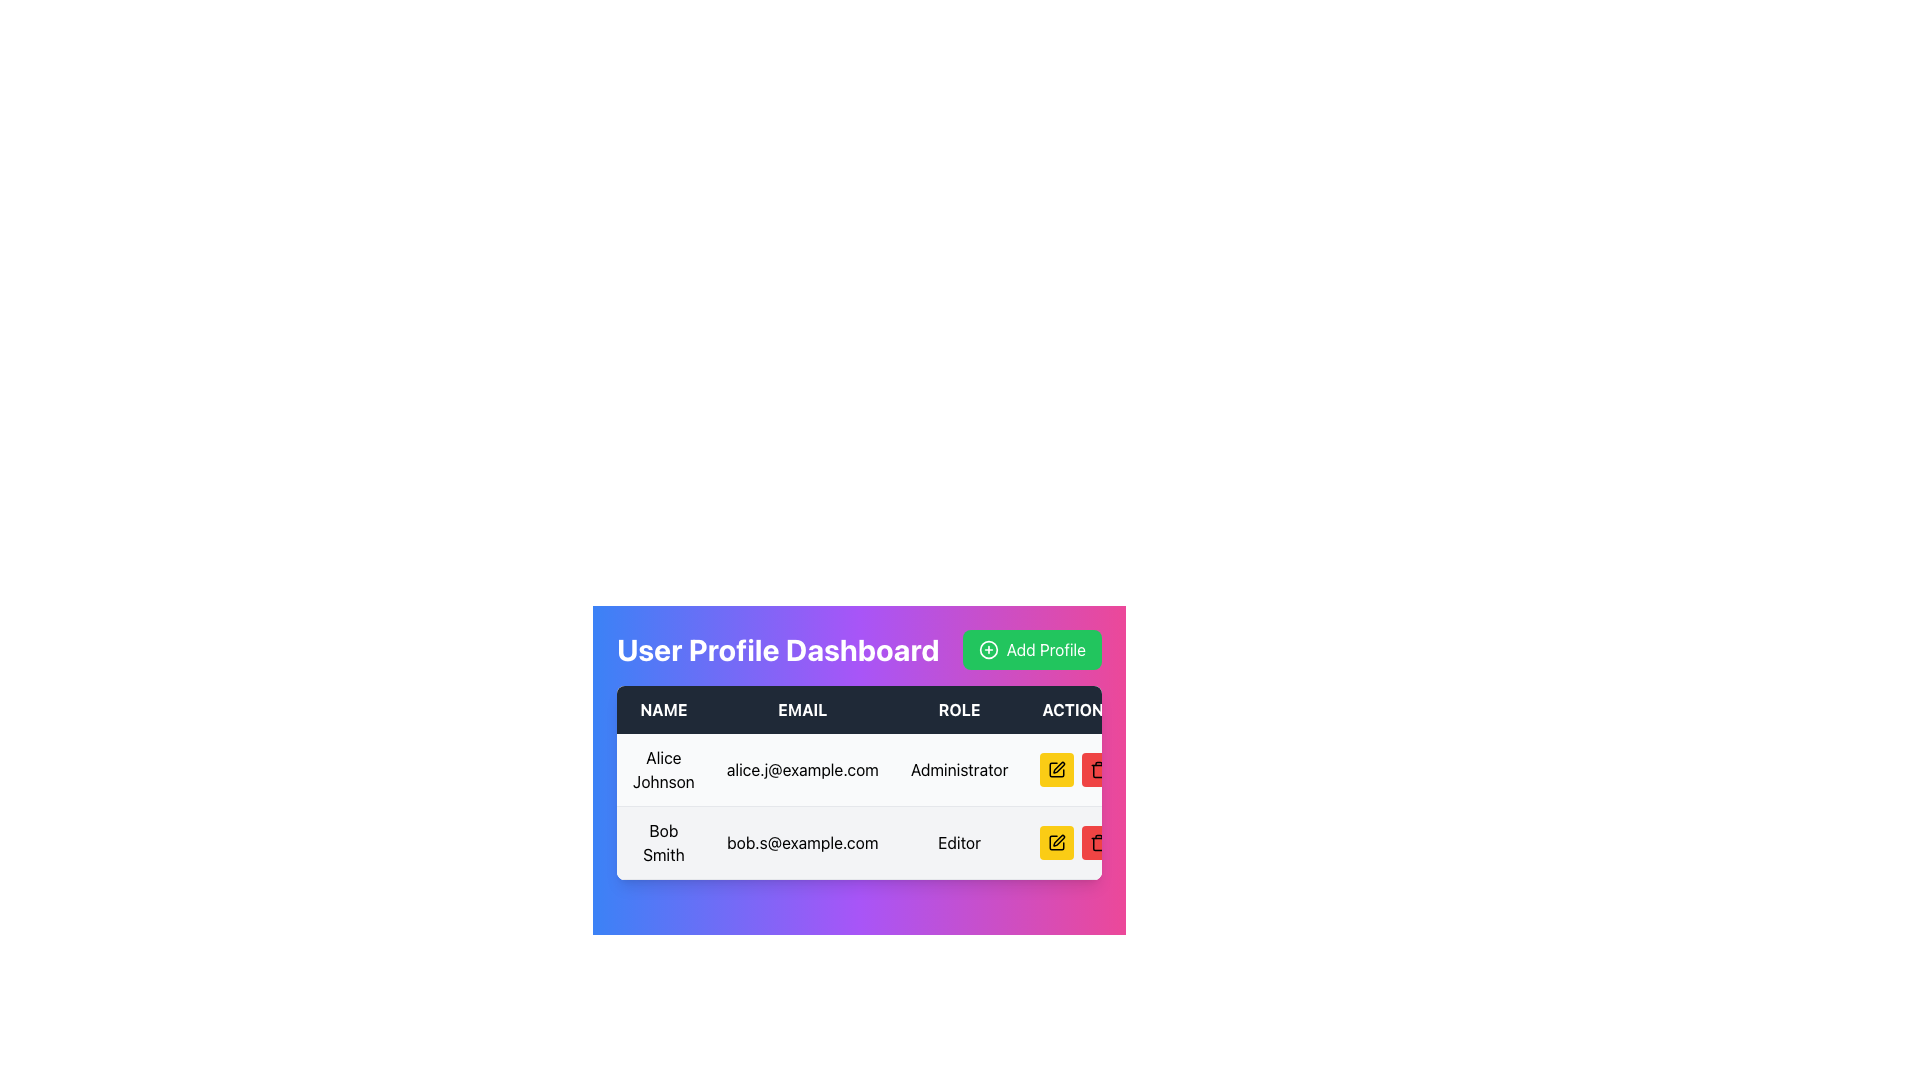 Image resolution: width=1920 pixels, height=1080 pixels. Describe the element at coordinates (1056, 769) in the screenshot. I see `the yellow rectangular button with a black outline containing a pencil icon for the user 'Bob Smith'` at that location.